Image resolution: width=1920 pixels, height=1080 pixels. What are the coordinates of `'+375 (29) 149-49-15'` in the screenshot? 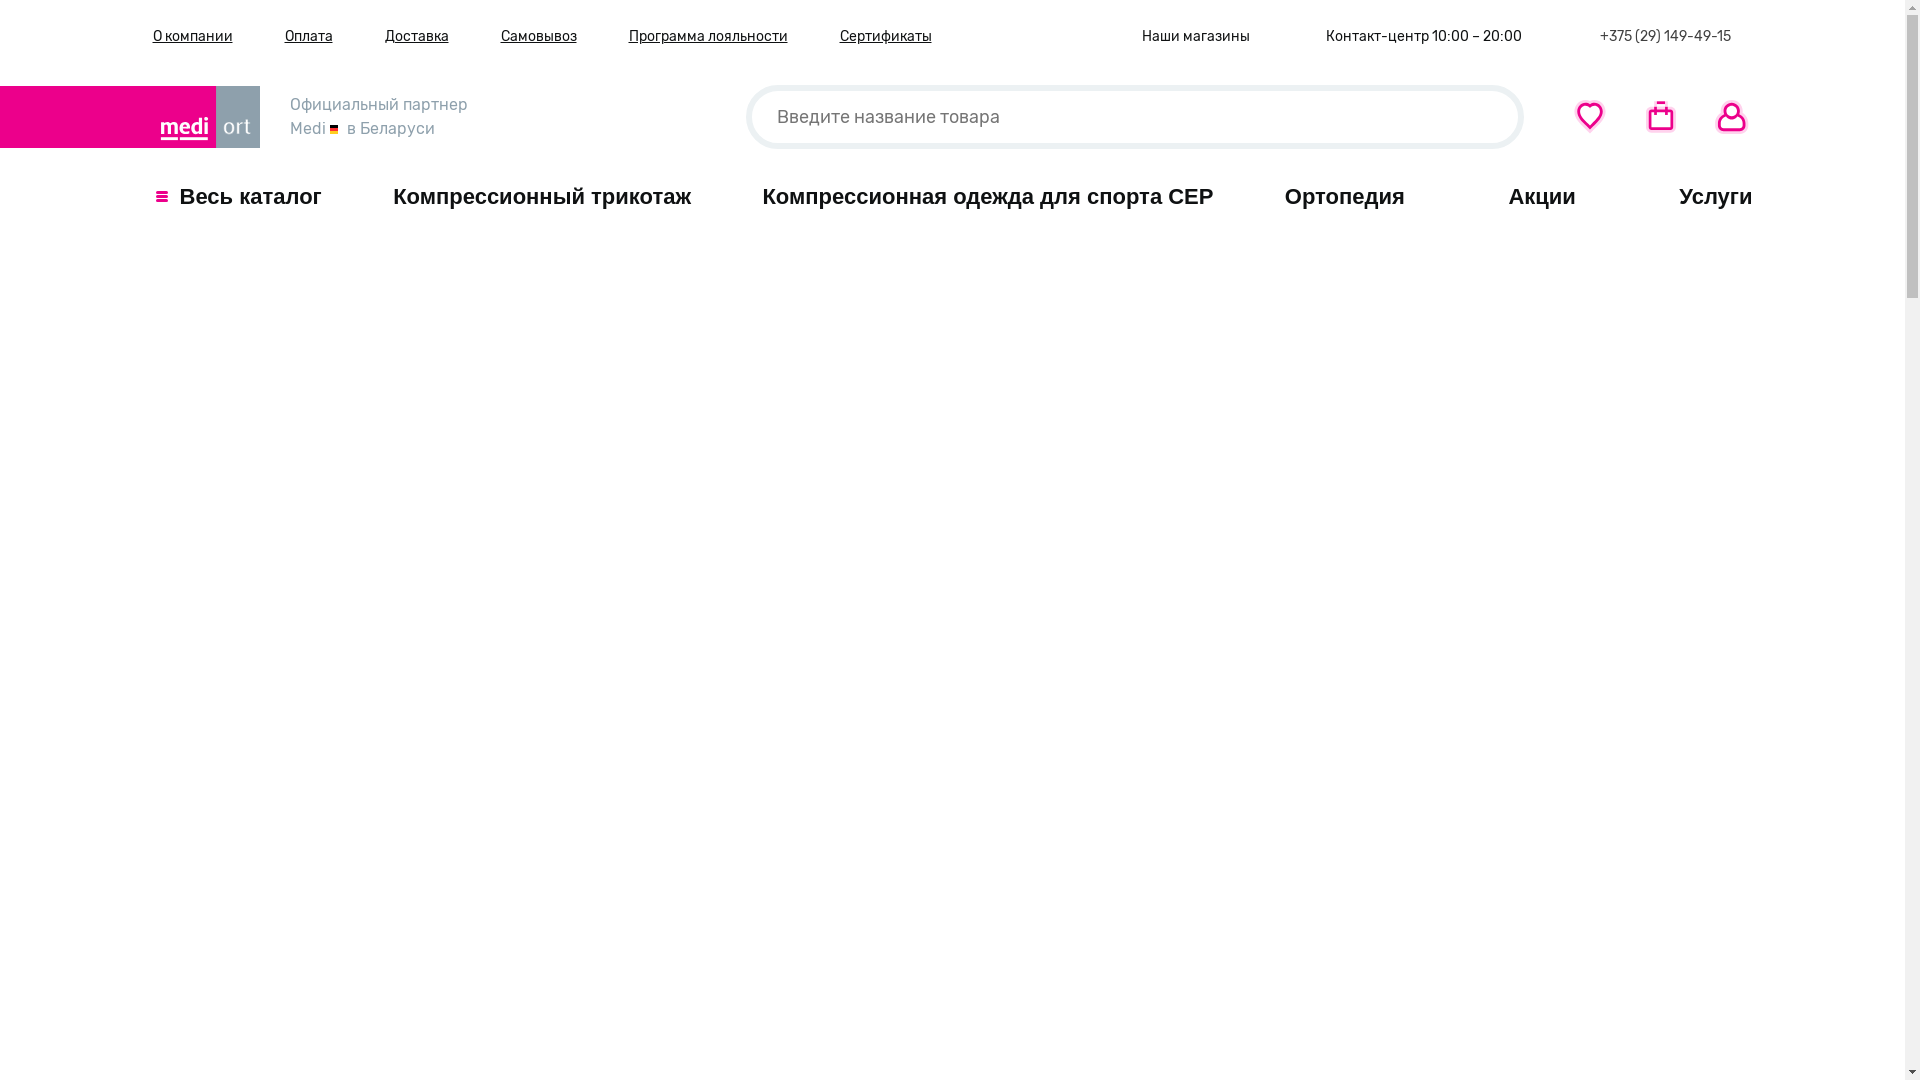 It's located at (1661, 36).